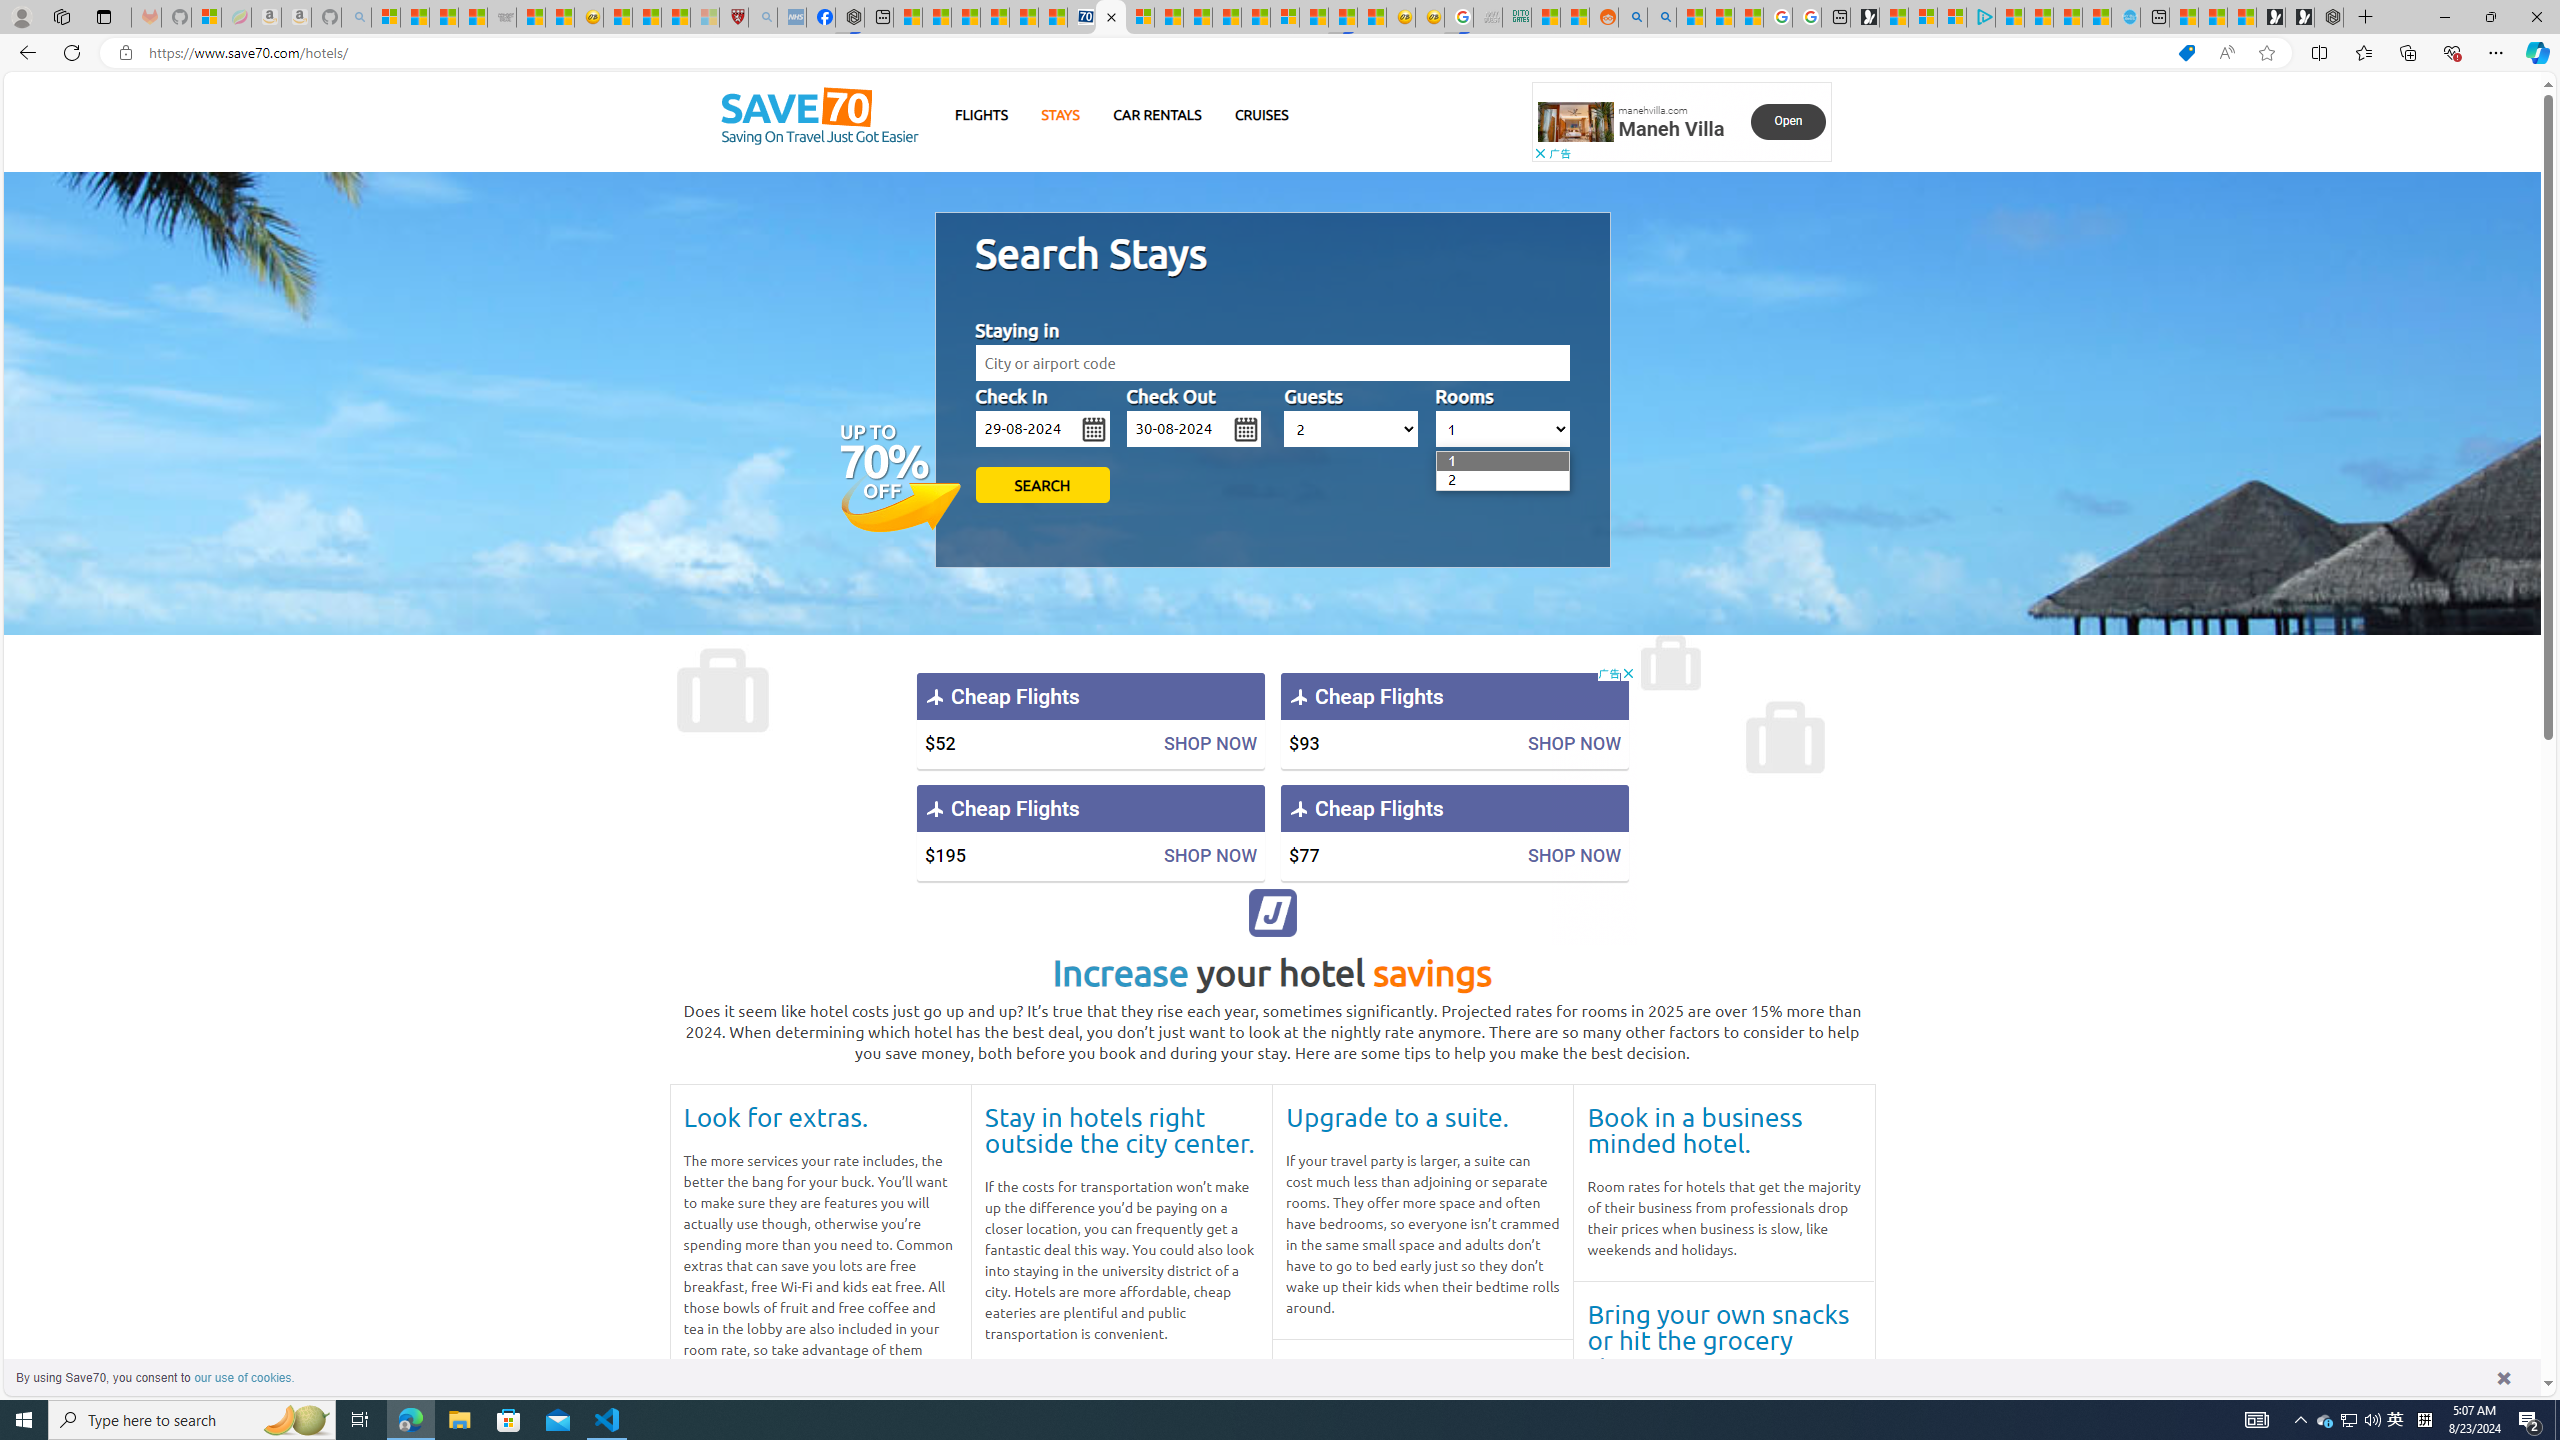 This screenshot has height=1440, width=2560. Describe the element at coordinates (1060, 114) in the screenshot. I see `'STAYS'` at that location.